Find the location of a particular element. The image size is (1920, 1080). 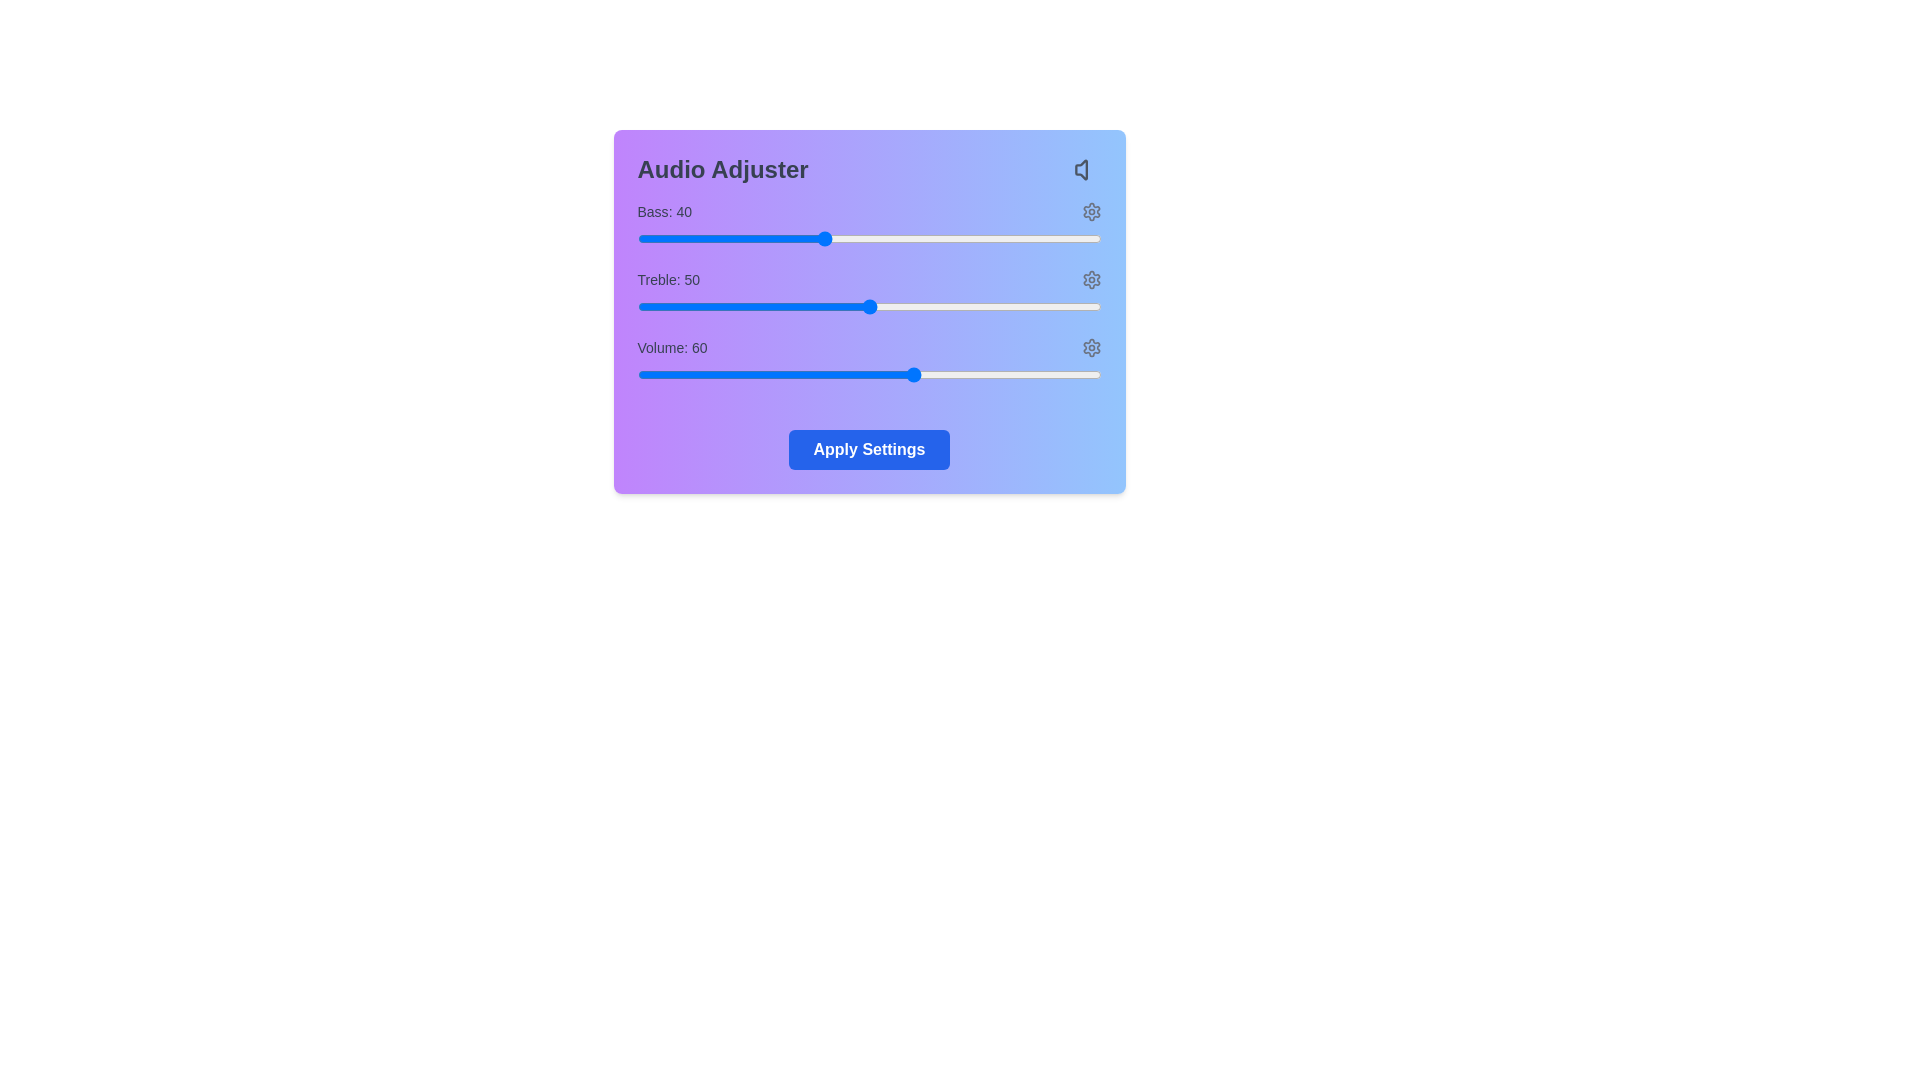

the track of the horizontal audio slider positioned under the 'Bass: 40' text to set a position directly is located at coordinates (869, 238).